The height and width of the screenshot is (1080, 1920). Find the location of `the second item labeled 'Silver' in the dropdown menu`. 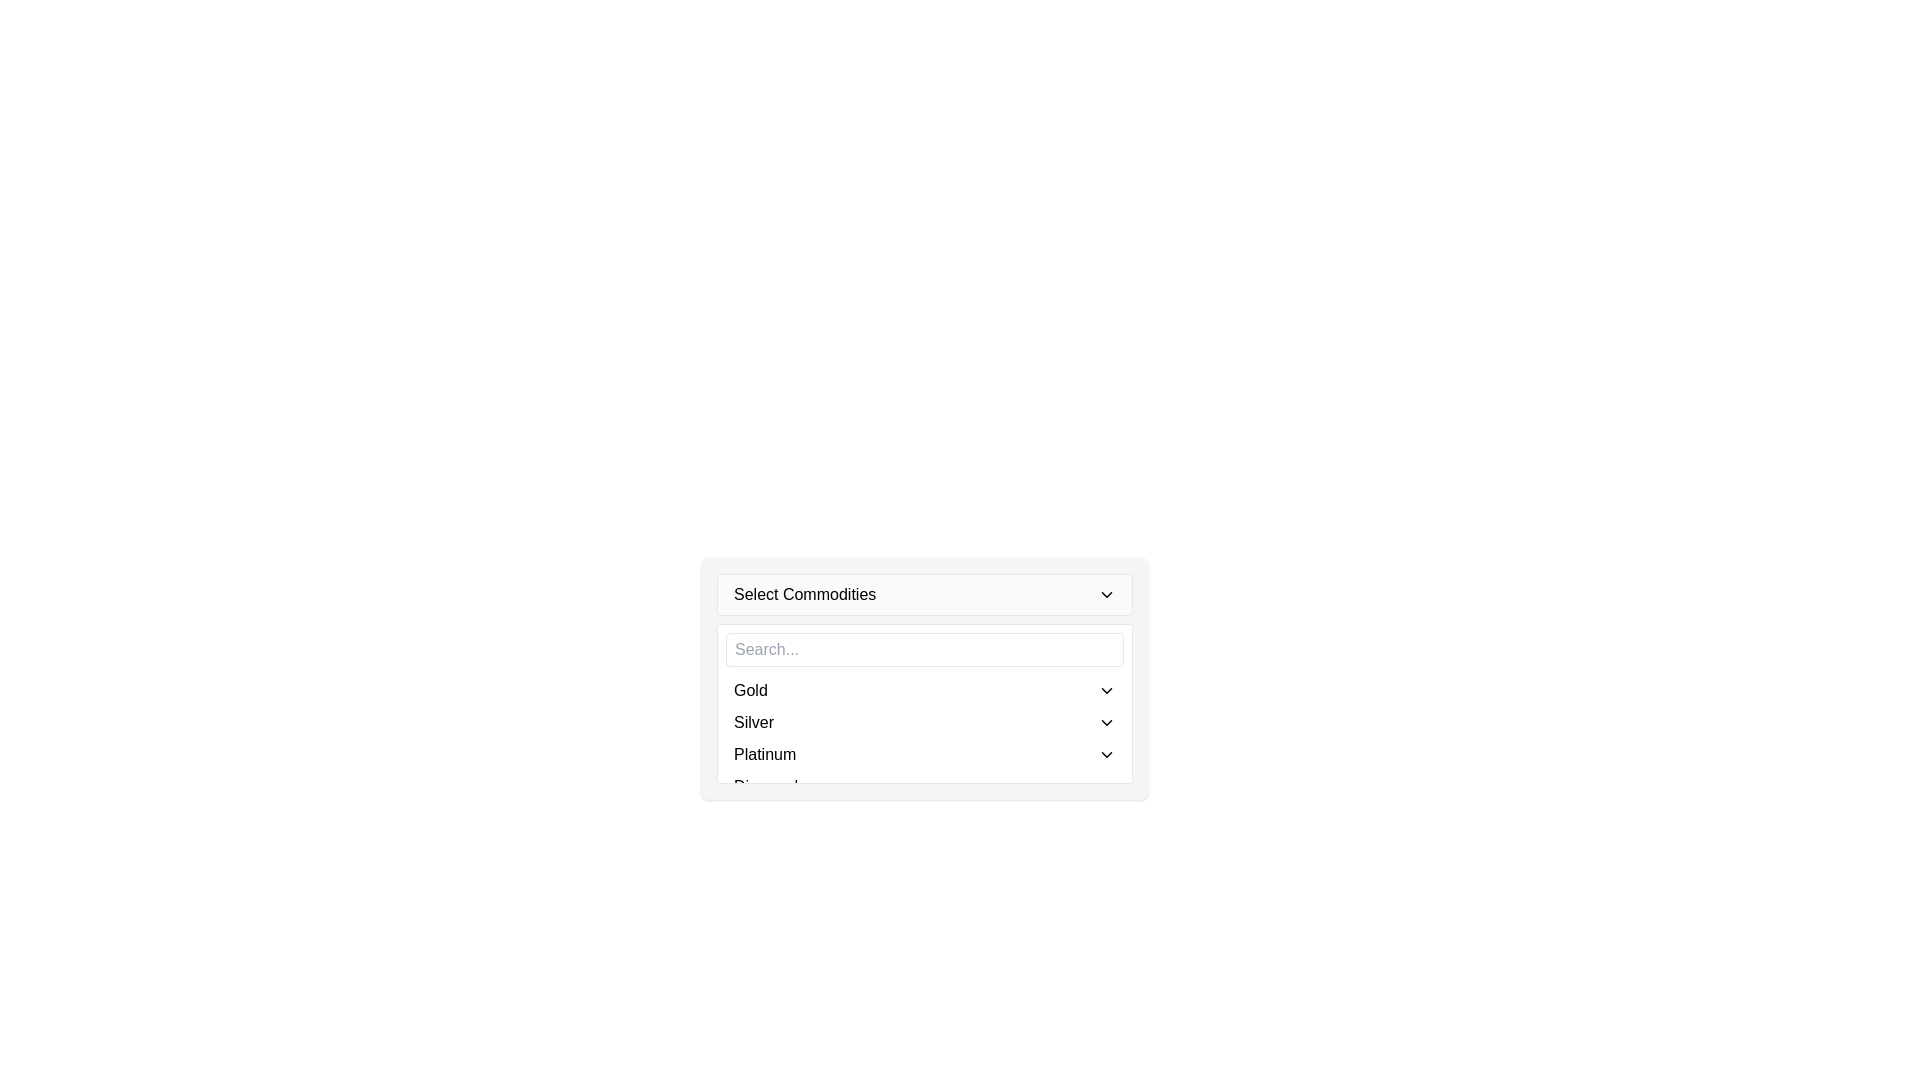

the second item labeled 'Silver' in the dropdown menu is located at coordinates (924, 722).